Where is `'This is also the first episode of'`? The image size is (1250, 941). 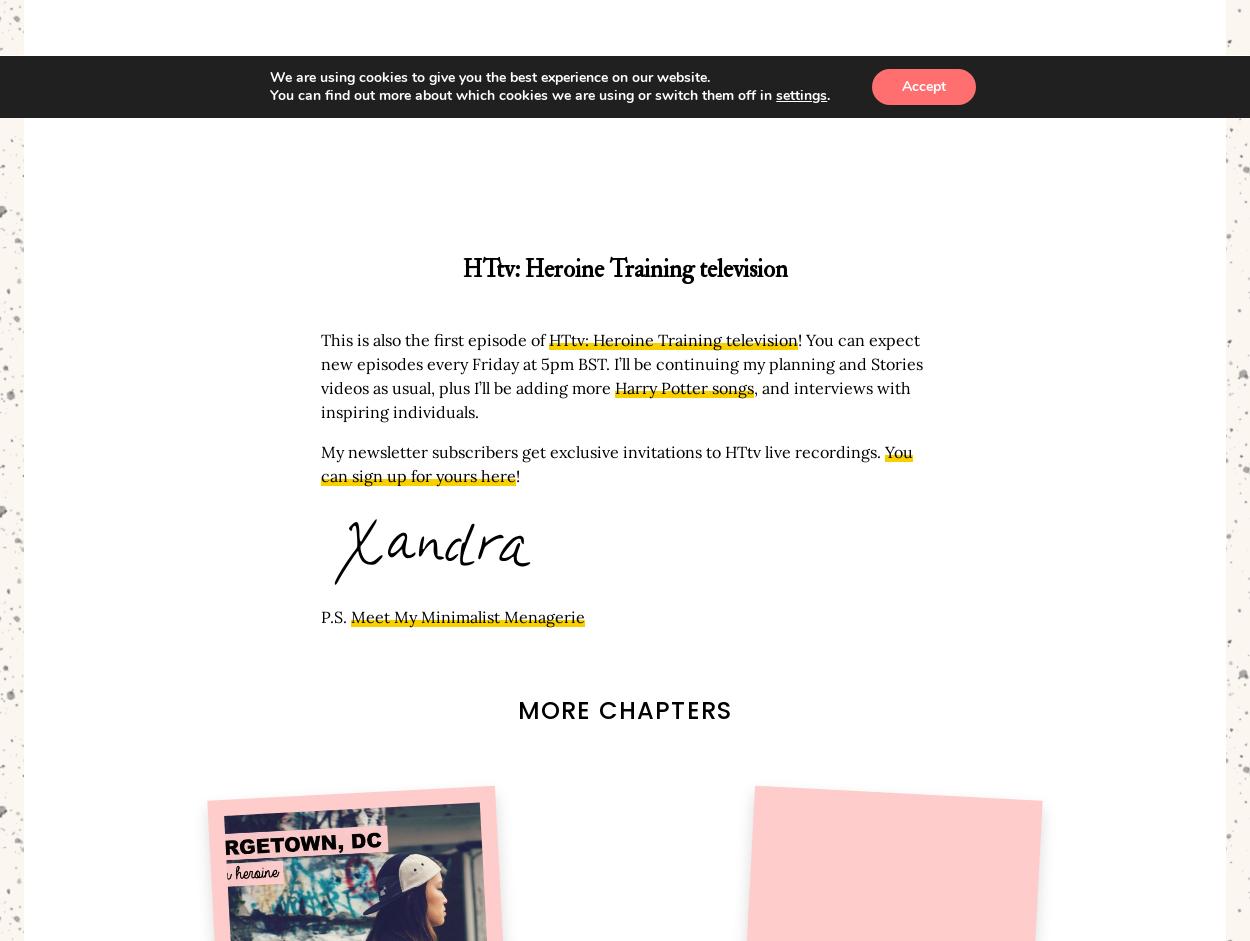 'This is also the first episode of' is located at coordinates (434, 338).